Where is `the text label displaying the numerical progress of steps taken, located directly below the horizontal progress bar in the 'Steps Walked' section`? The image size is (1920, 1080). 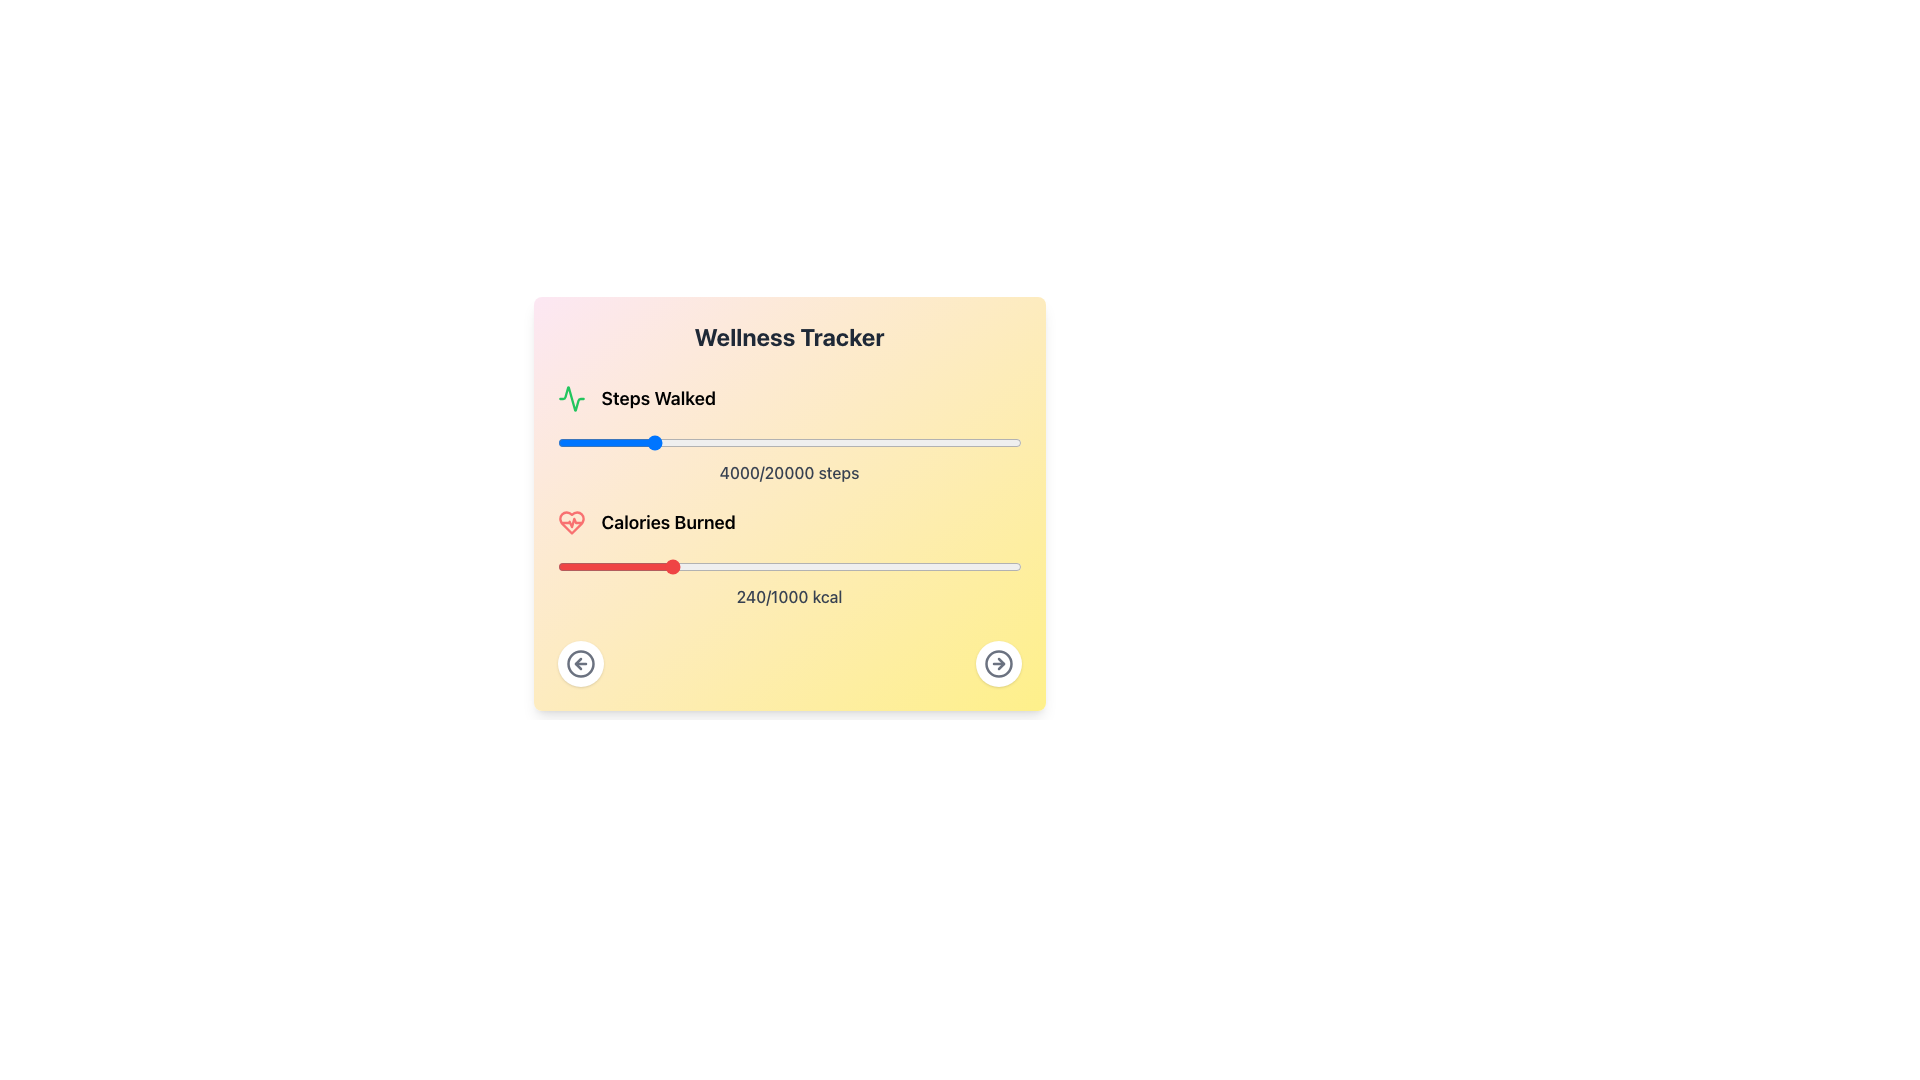 the text label displaying the numerical progress of steps taken, located directly below the horizontal progress bar in the 'Steps Walked' section is located at coordinates (788, 473).